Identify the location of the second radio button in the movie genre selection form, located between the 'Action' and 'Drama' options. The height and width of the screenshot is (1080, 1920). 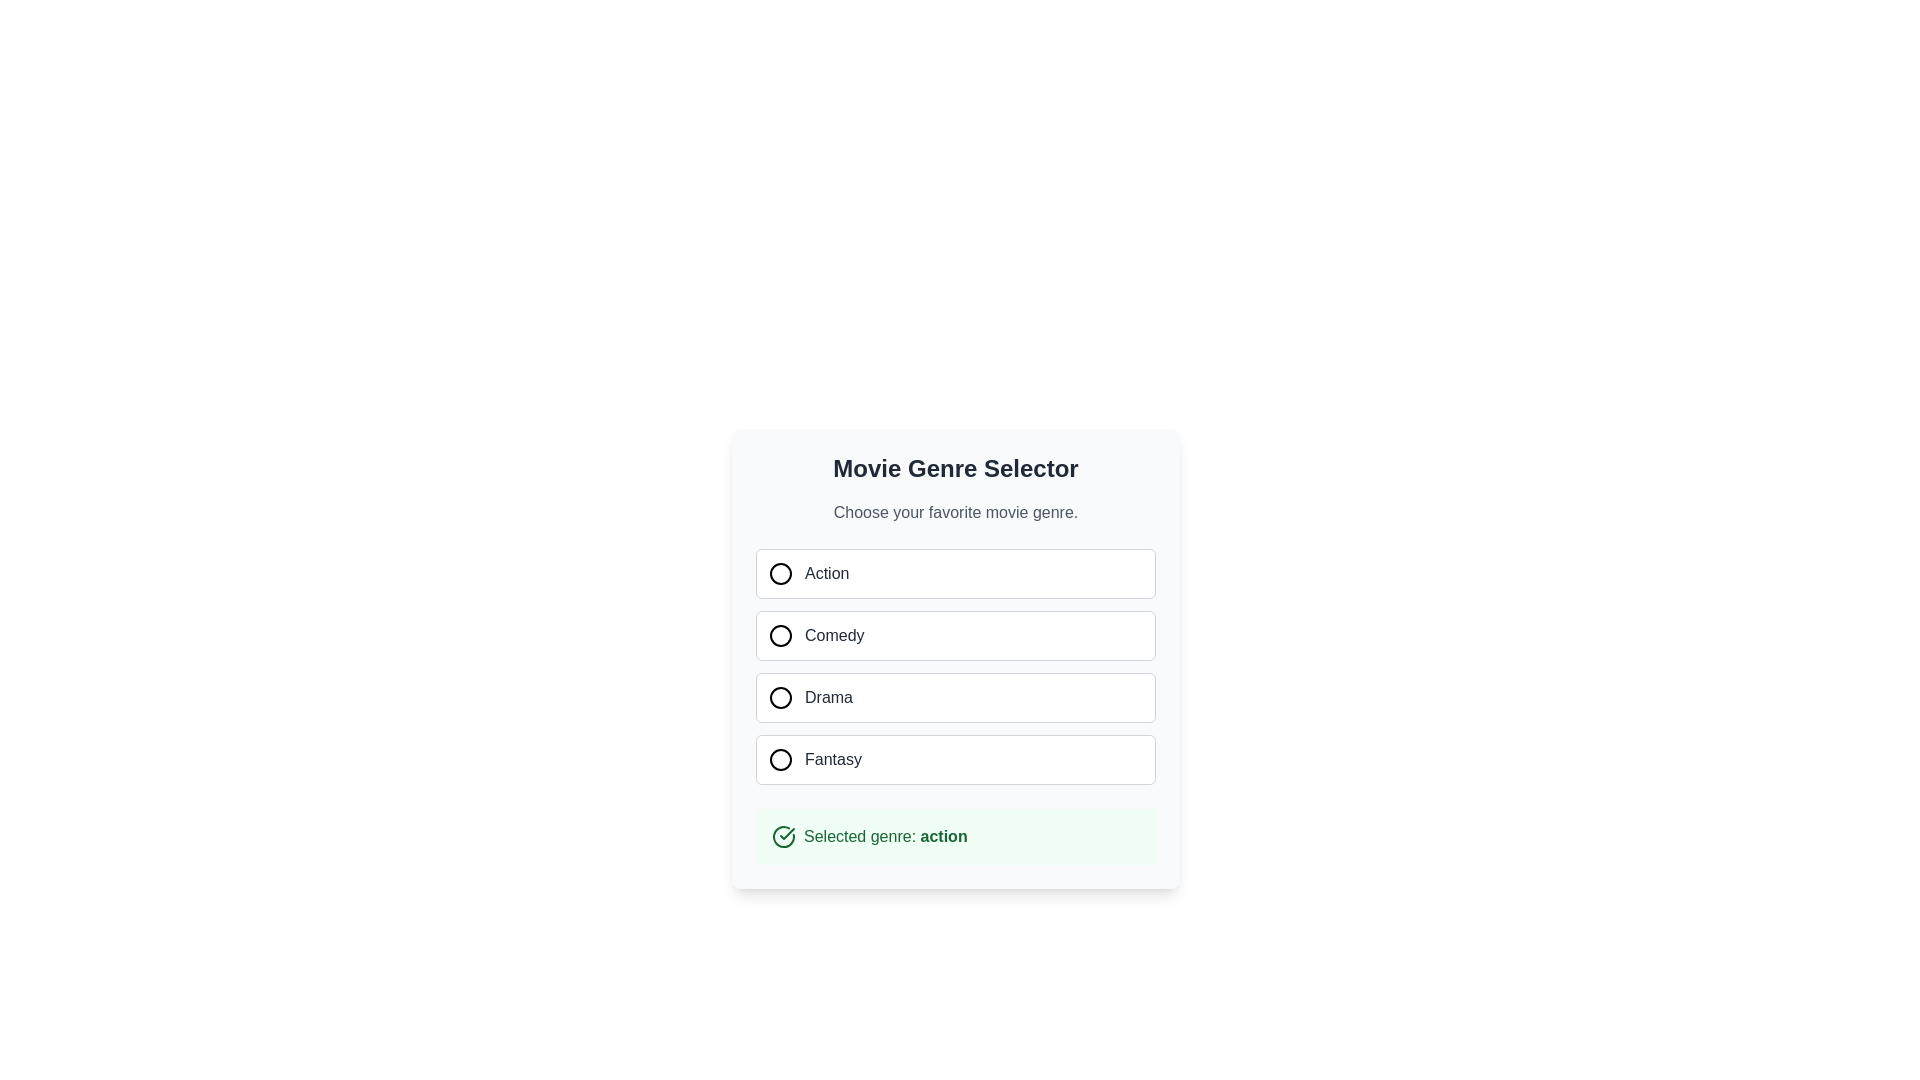
(780, 636).